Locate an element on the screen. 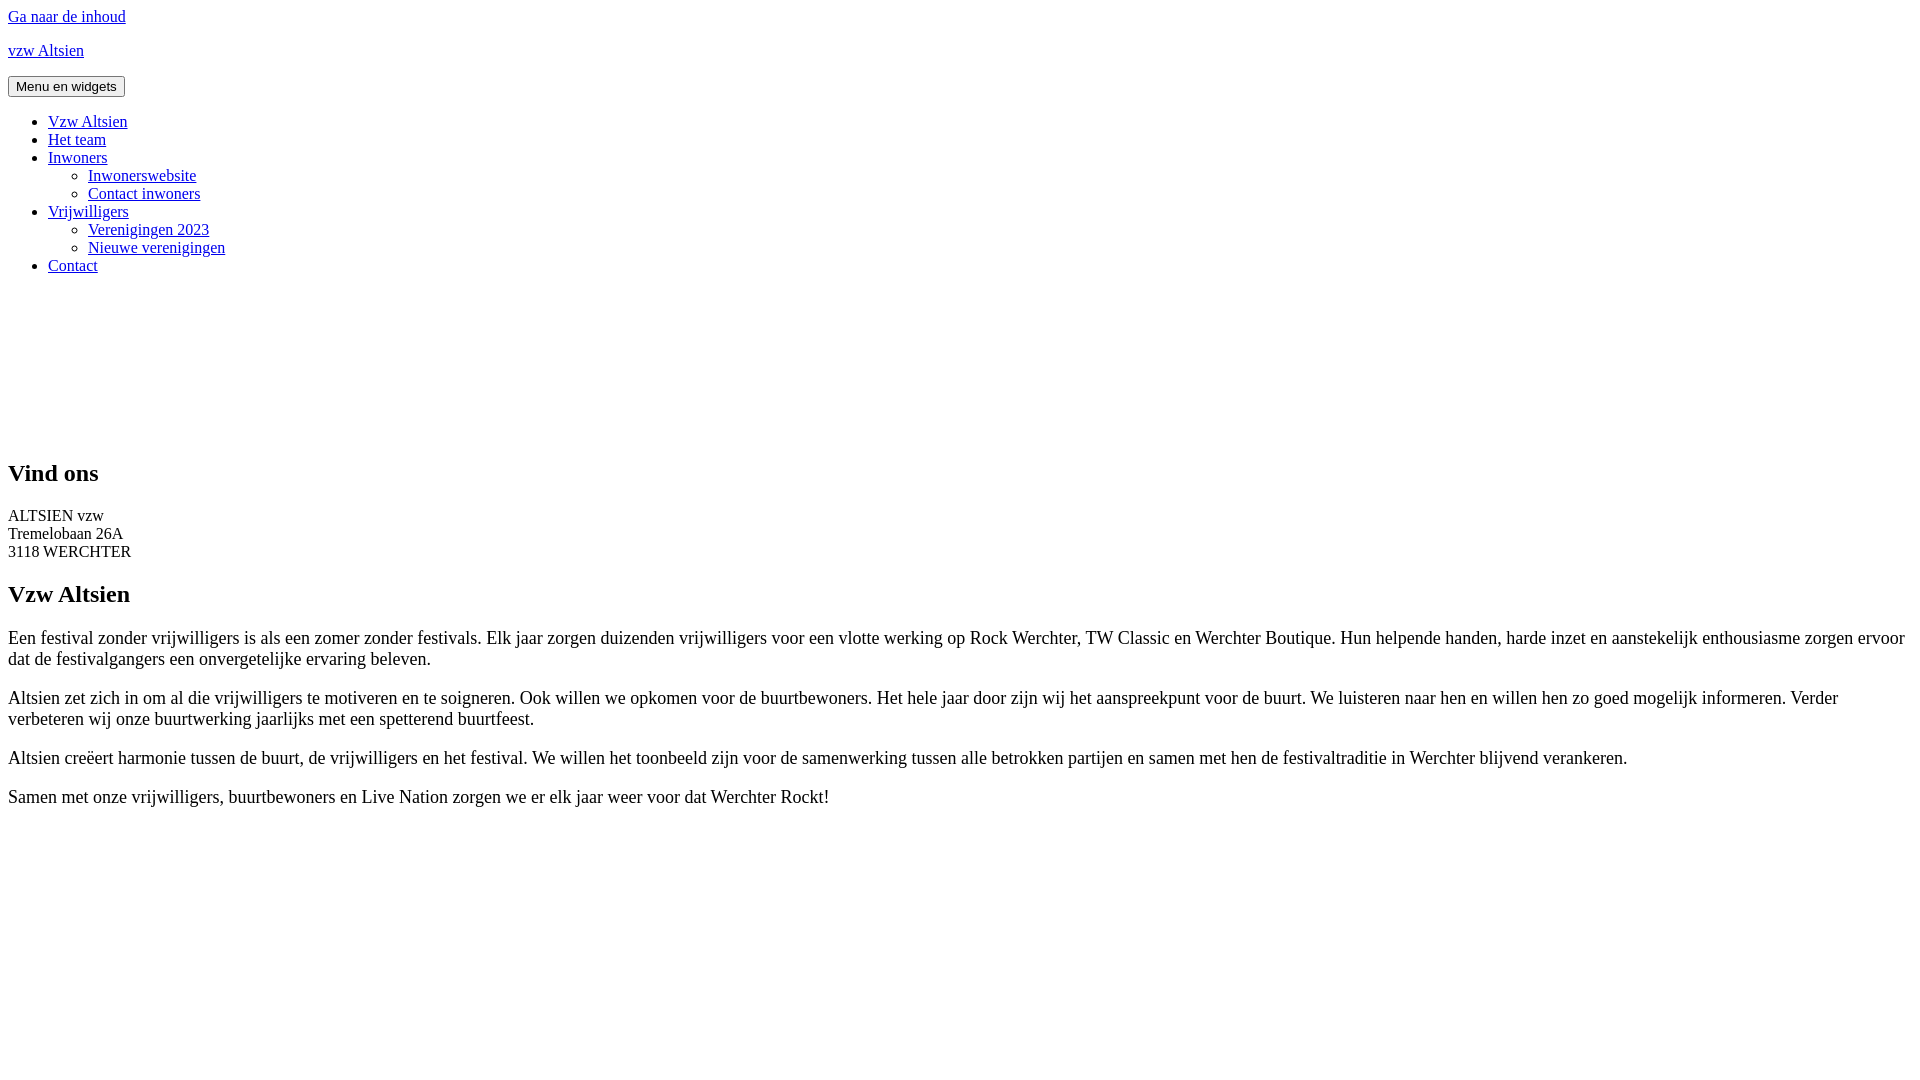  'Vrijwilligers' is located at coordinates (87, 211).